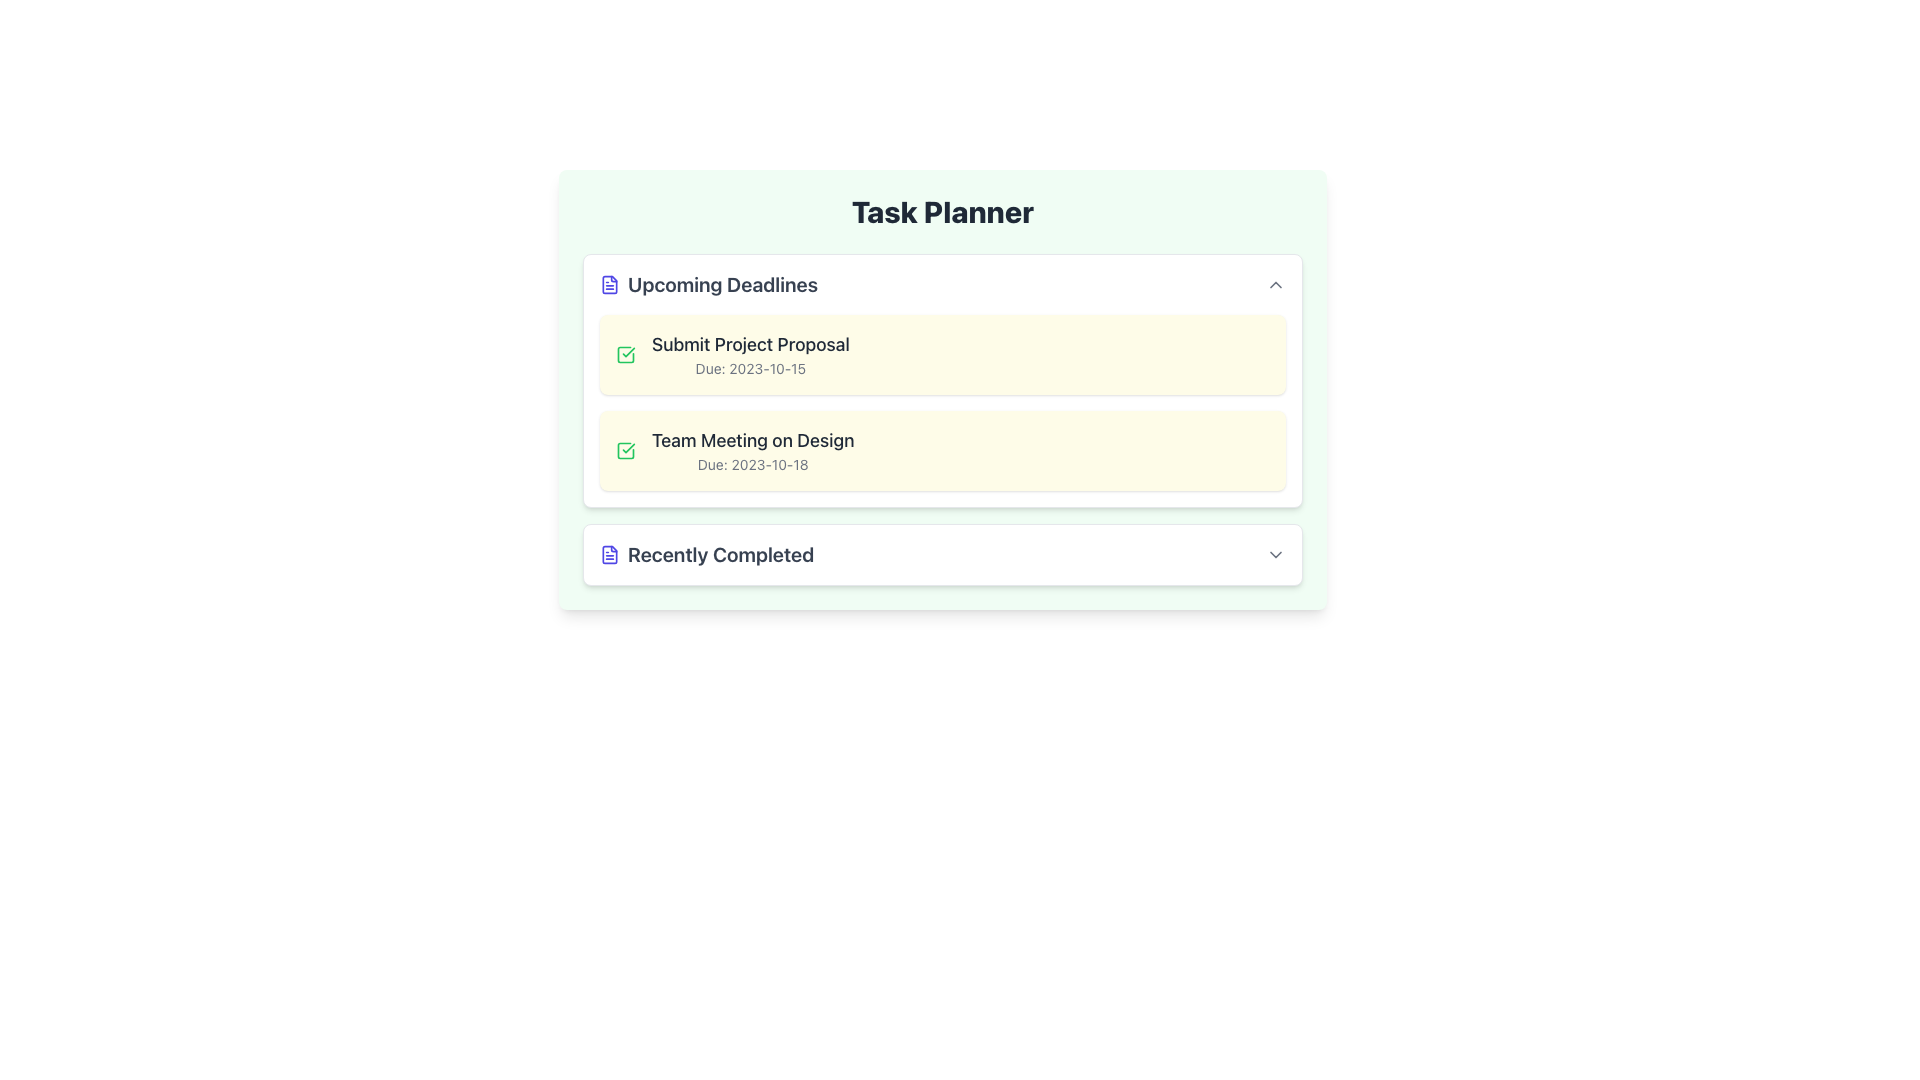  Describe the element at coordinates (749, 369) in the screenshot. I see `the static text displaying 'Due: 2023-10-15' located below the 'Submit Project Proposal' heading in the 'Upcoming Deadlines' section` at that location.